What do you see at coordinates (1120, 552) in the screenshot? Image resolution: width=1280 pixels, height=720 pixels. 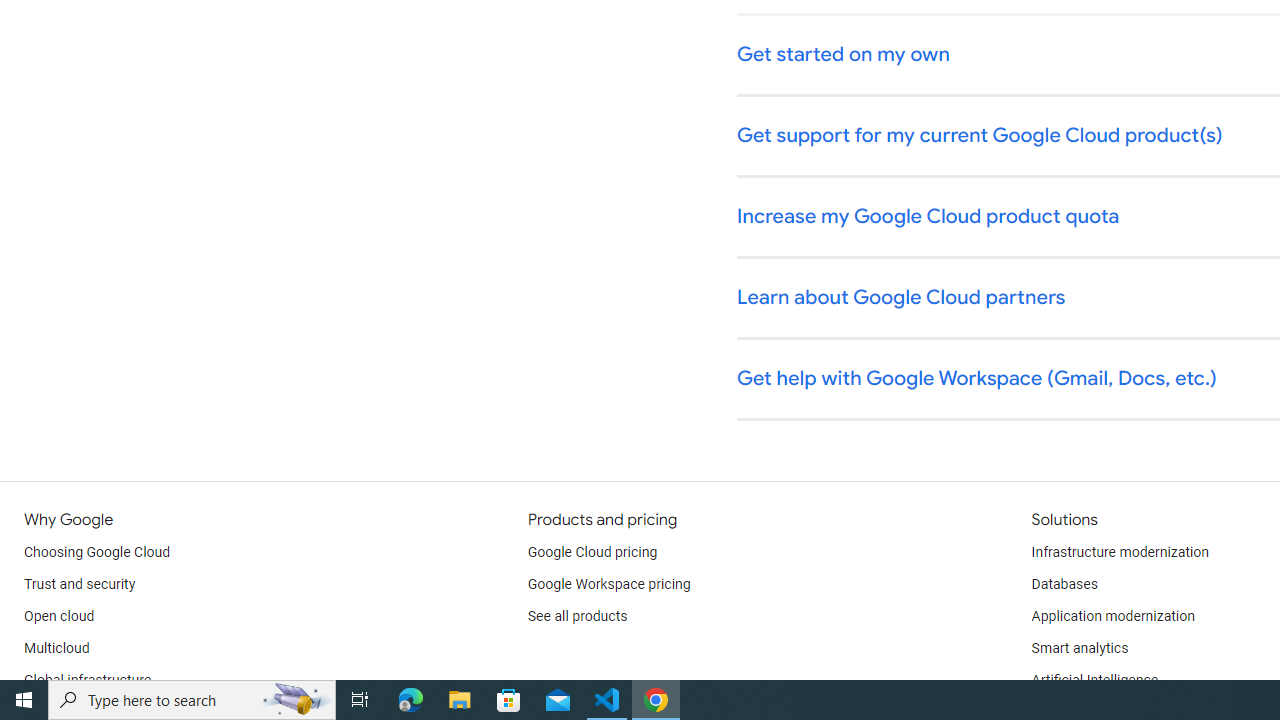 I see `'Infrastructure modernization'` at bounding box center [1120, 552].